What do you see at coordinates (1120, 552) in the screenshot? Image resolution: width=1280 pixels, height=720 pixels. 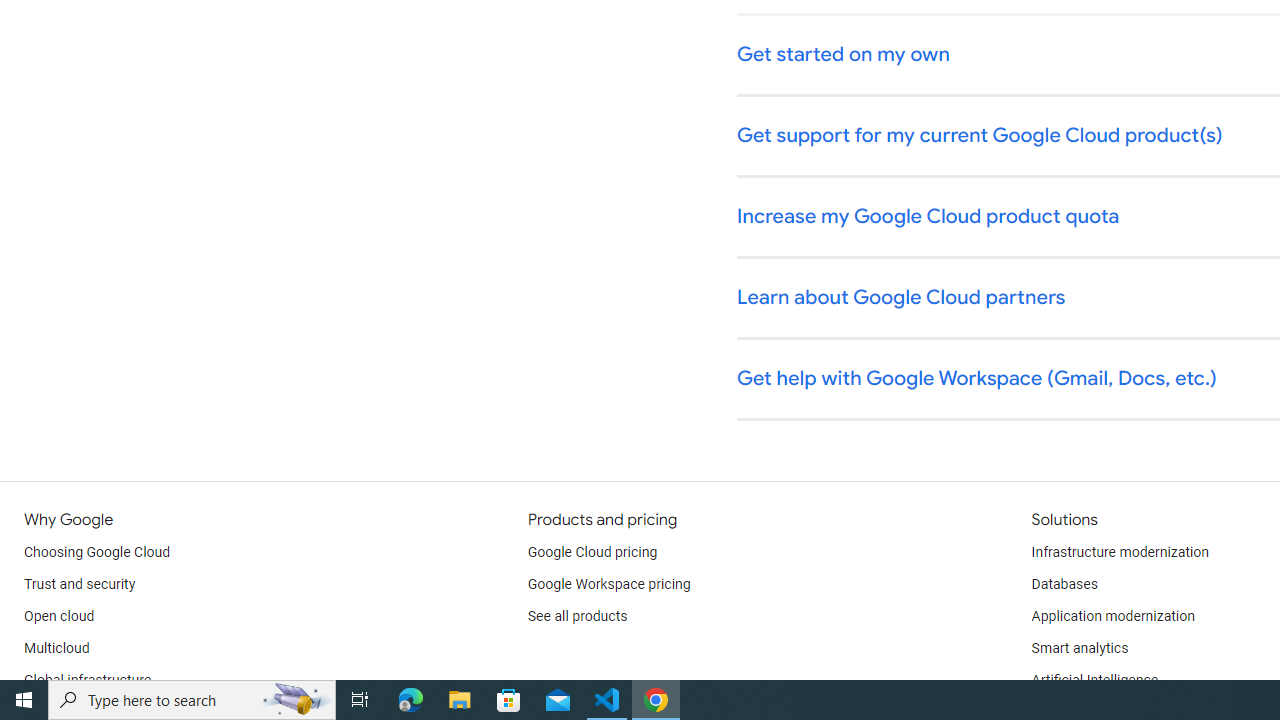 I see `'Infrastructure modernization'` at bounding box center [1120, 552].